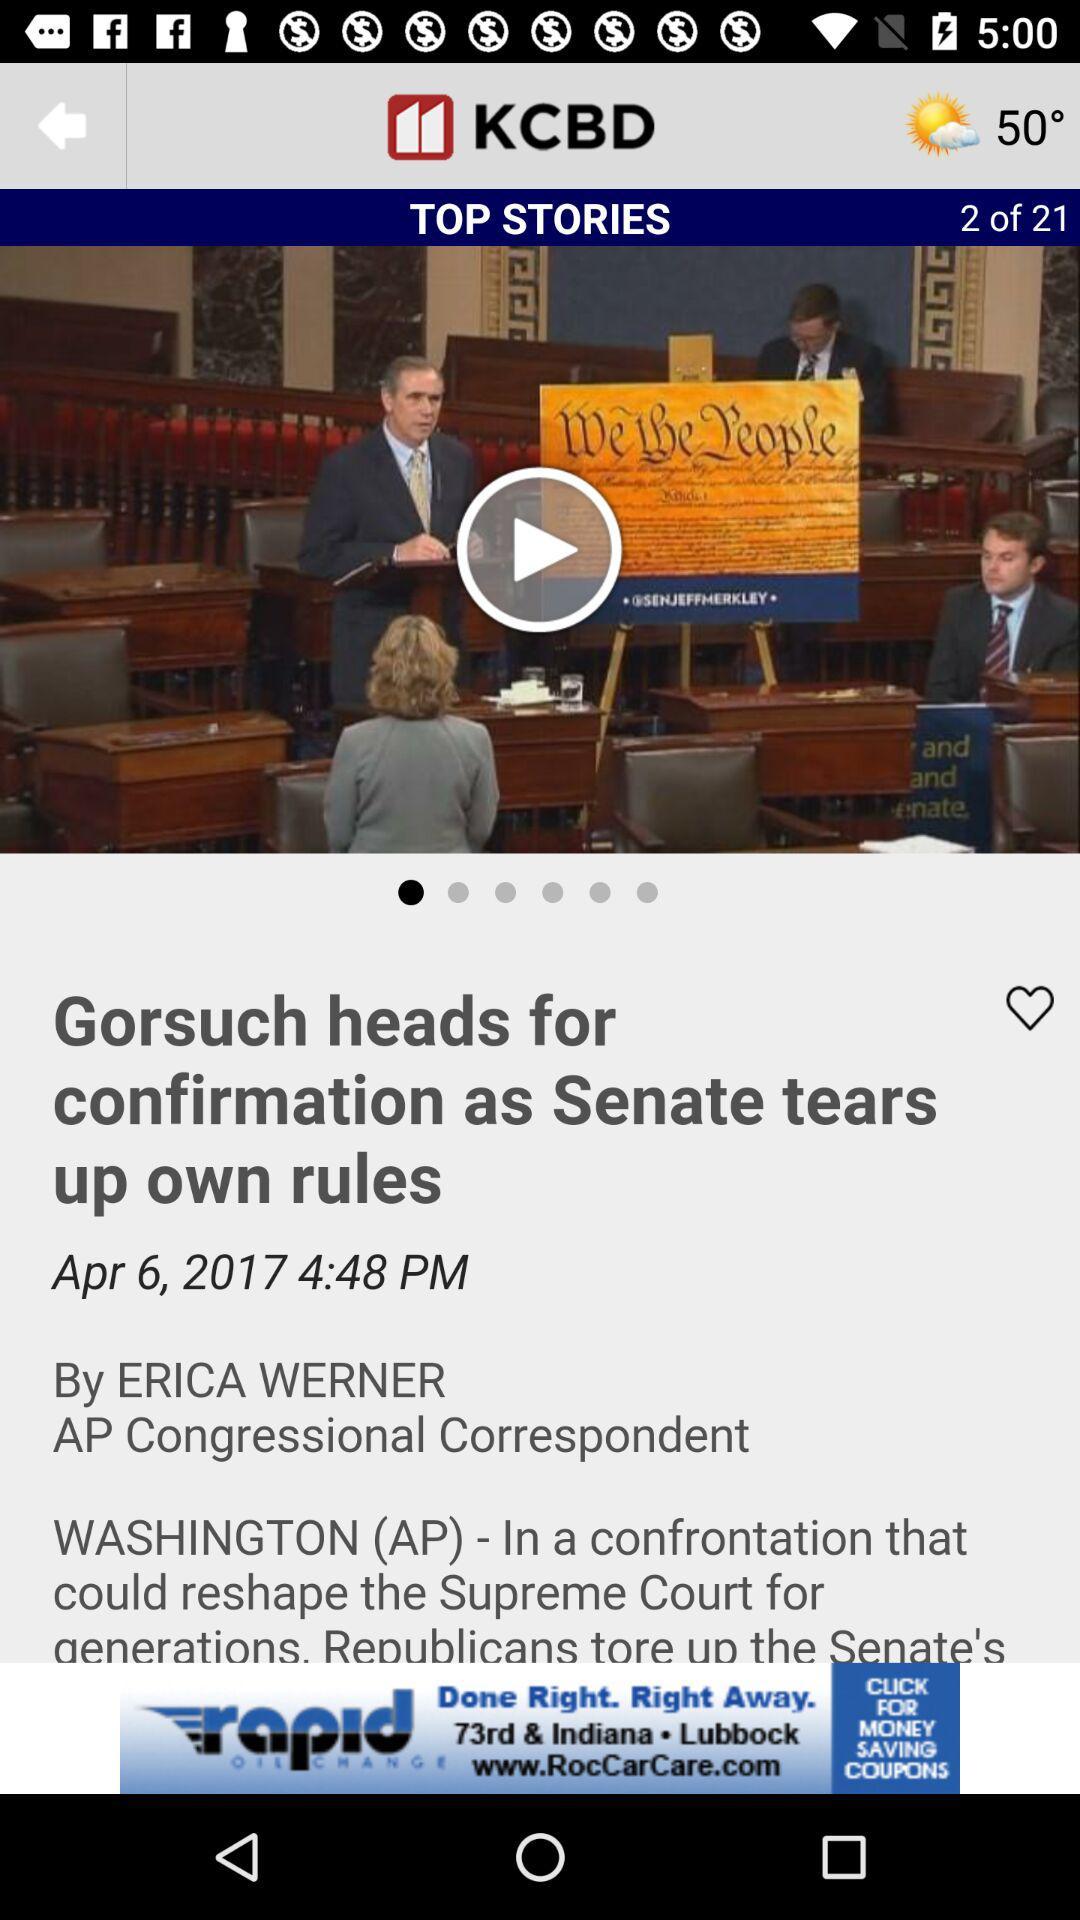  What do you see at coordinates (61, 124) in the screenshot?
I see `go back` at bounding box center [61, 124].